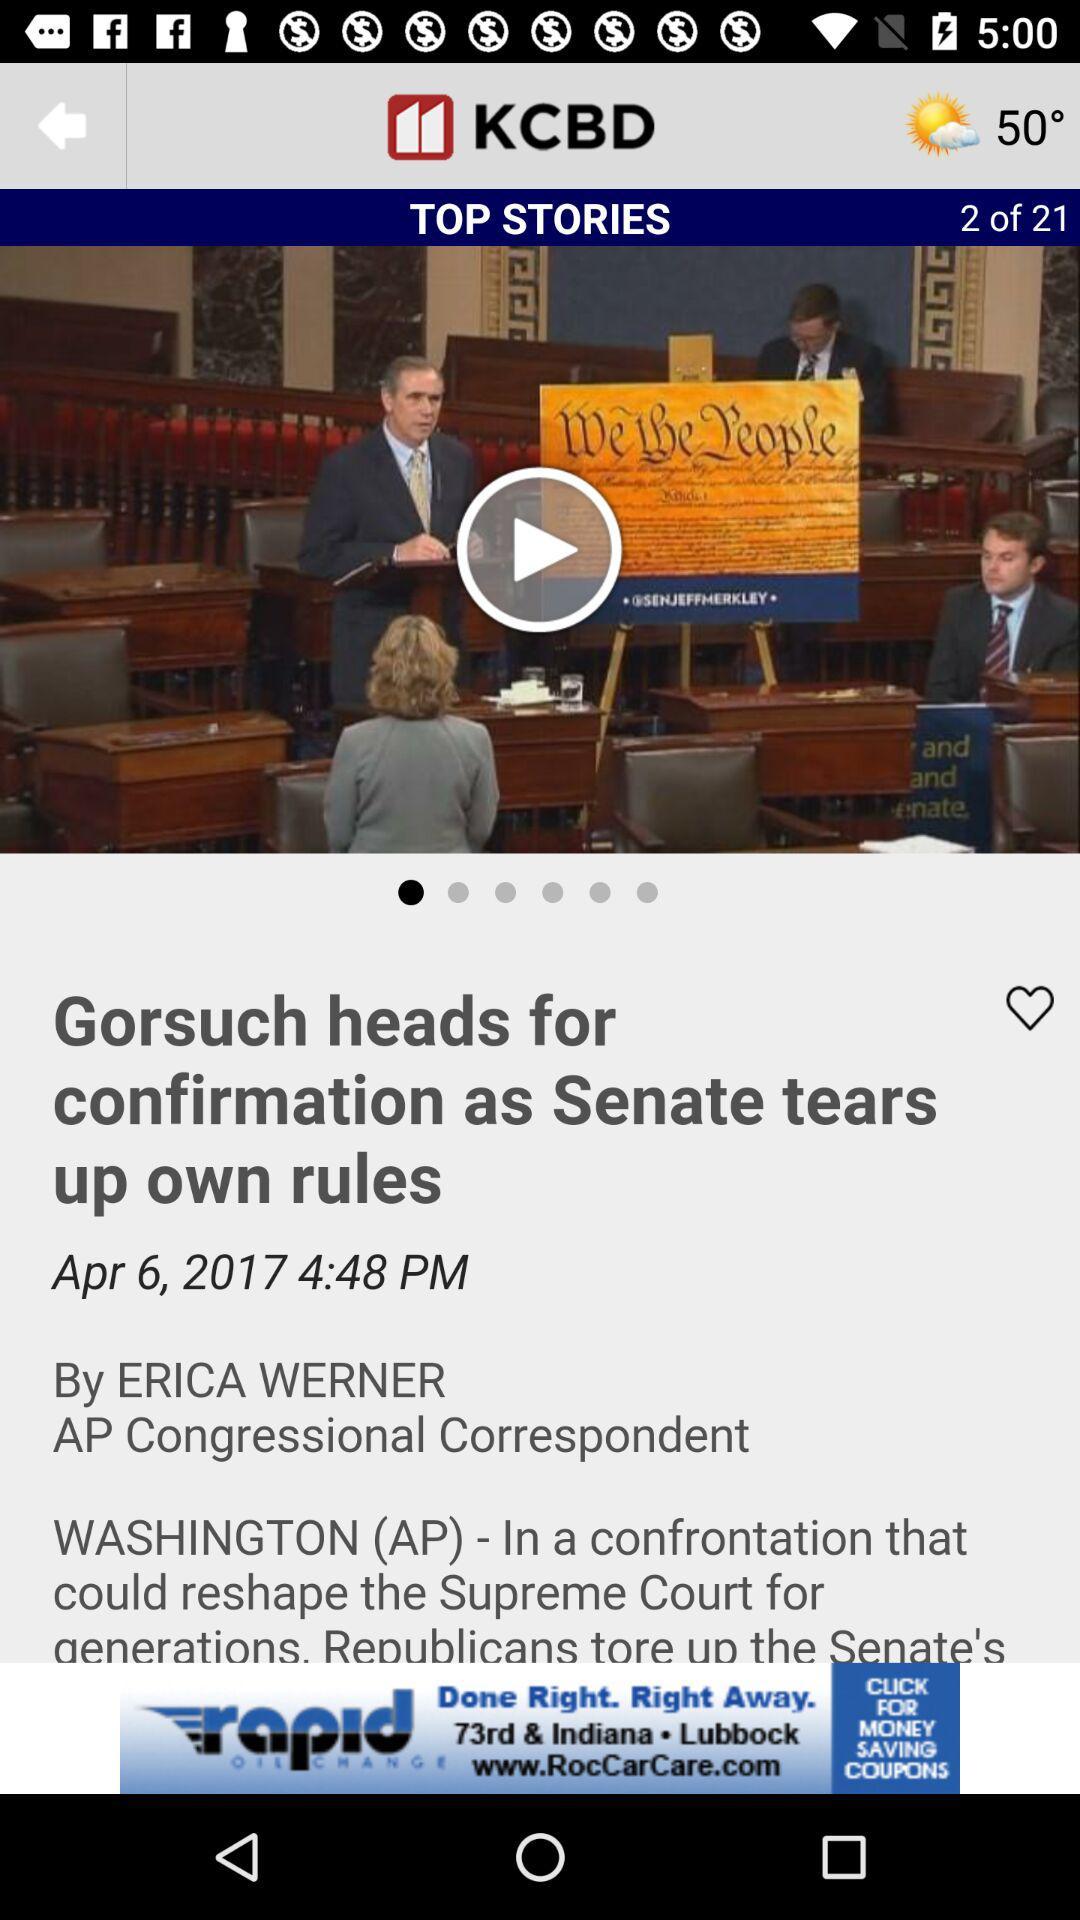  What do you see at coordinates (61, 124) in the screenshot?
I see `go back` at bounding box center [61, 124].